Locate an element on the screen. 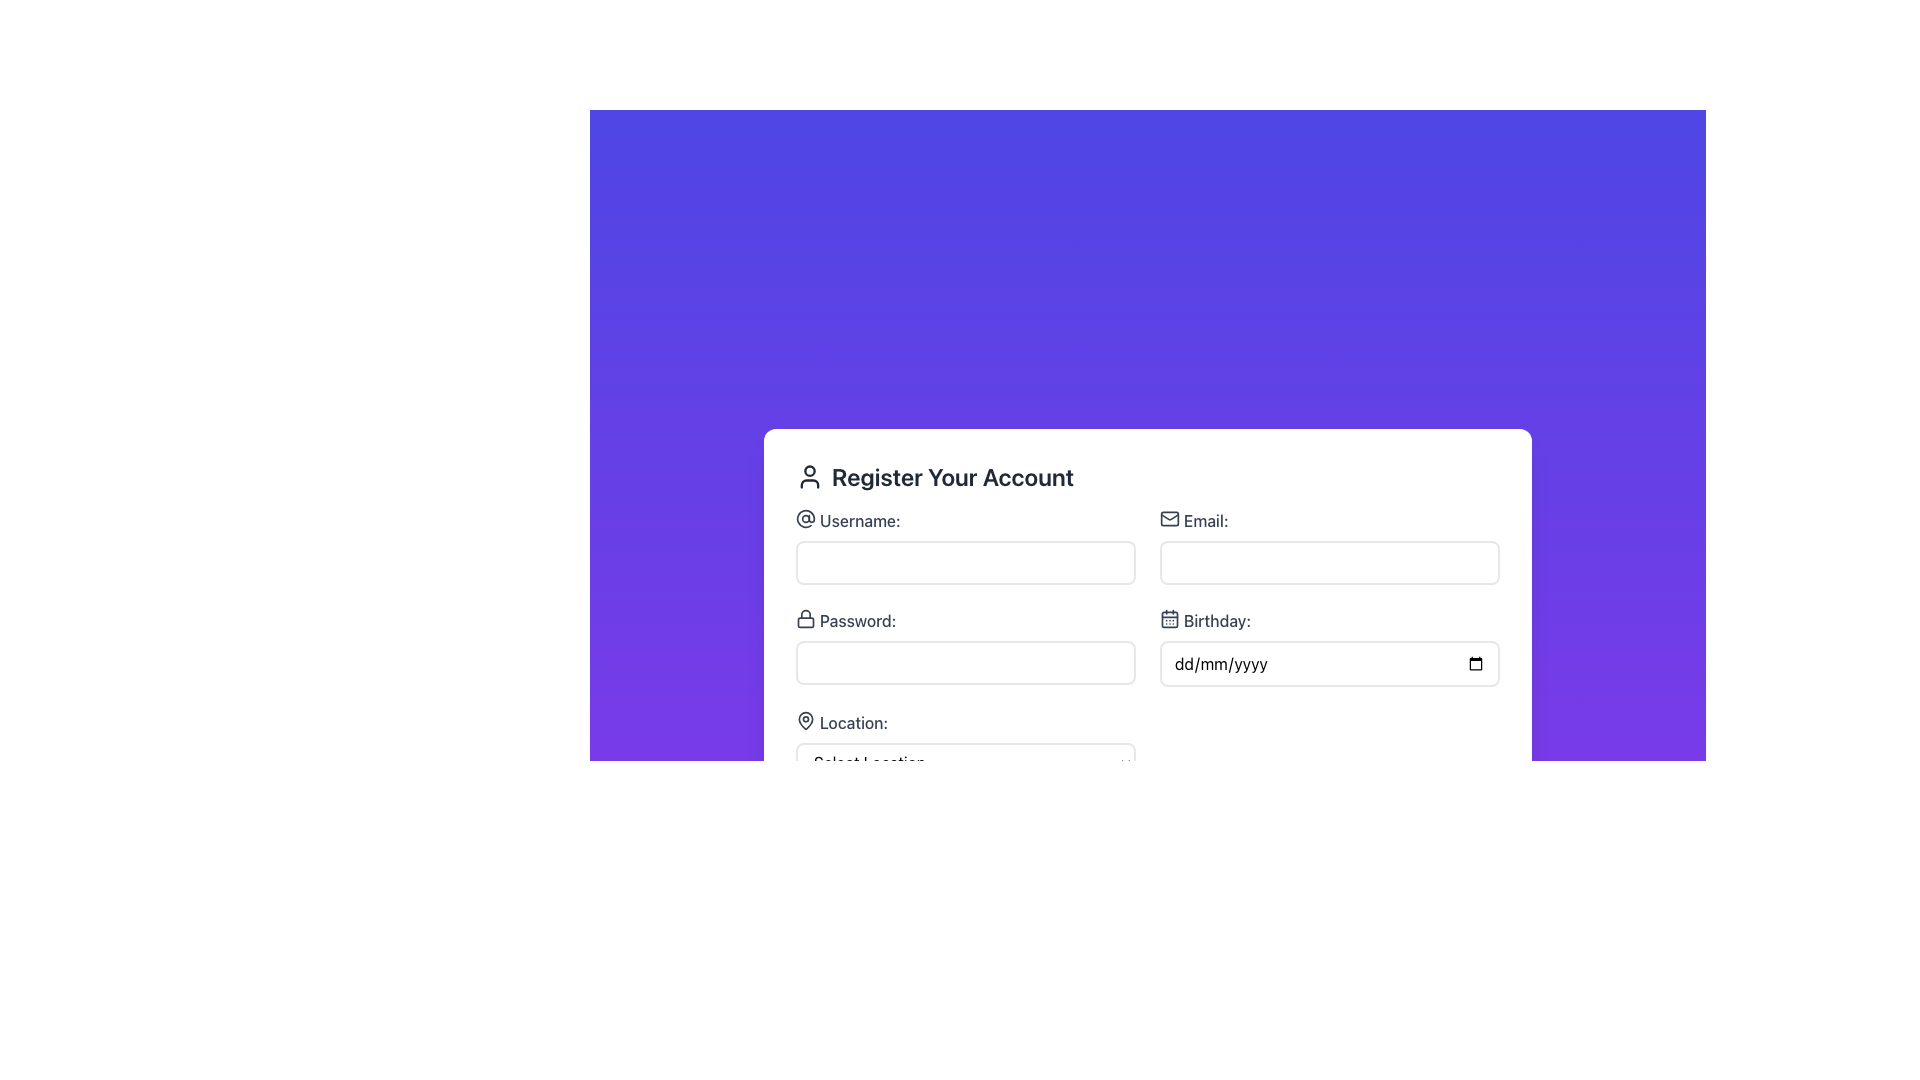 Image resolution: width=1920 pixels, height=1080 pixels. the lock icon, which indicates that the associated 'Password' field is for entering a secure and private value is located at coordinates (806, 617).